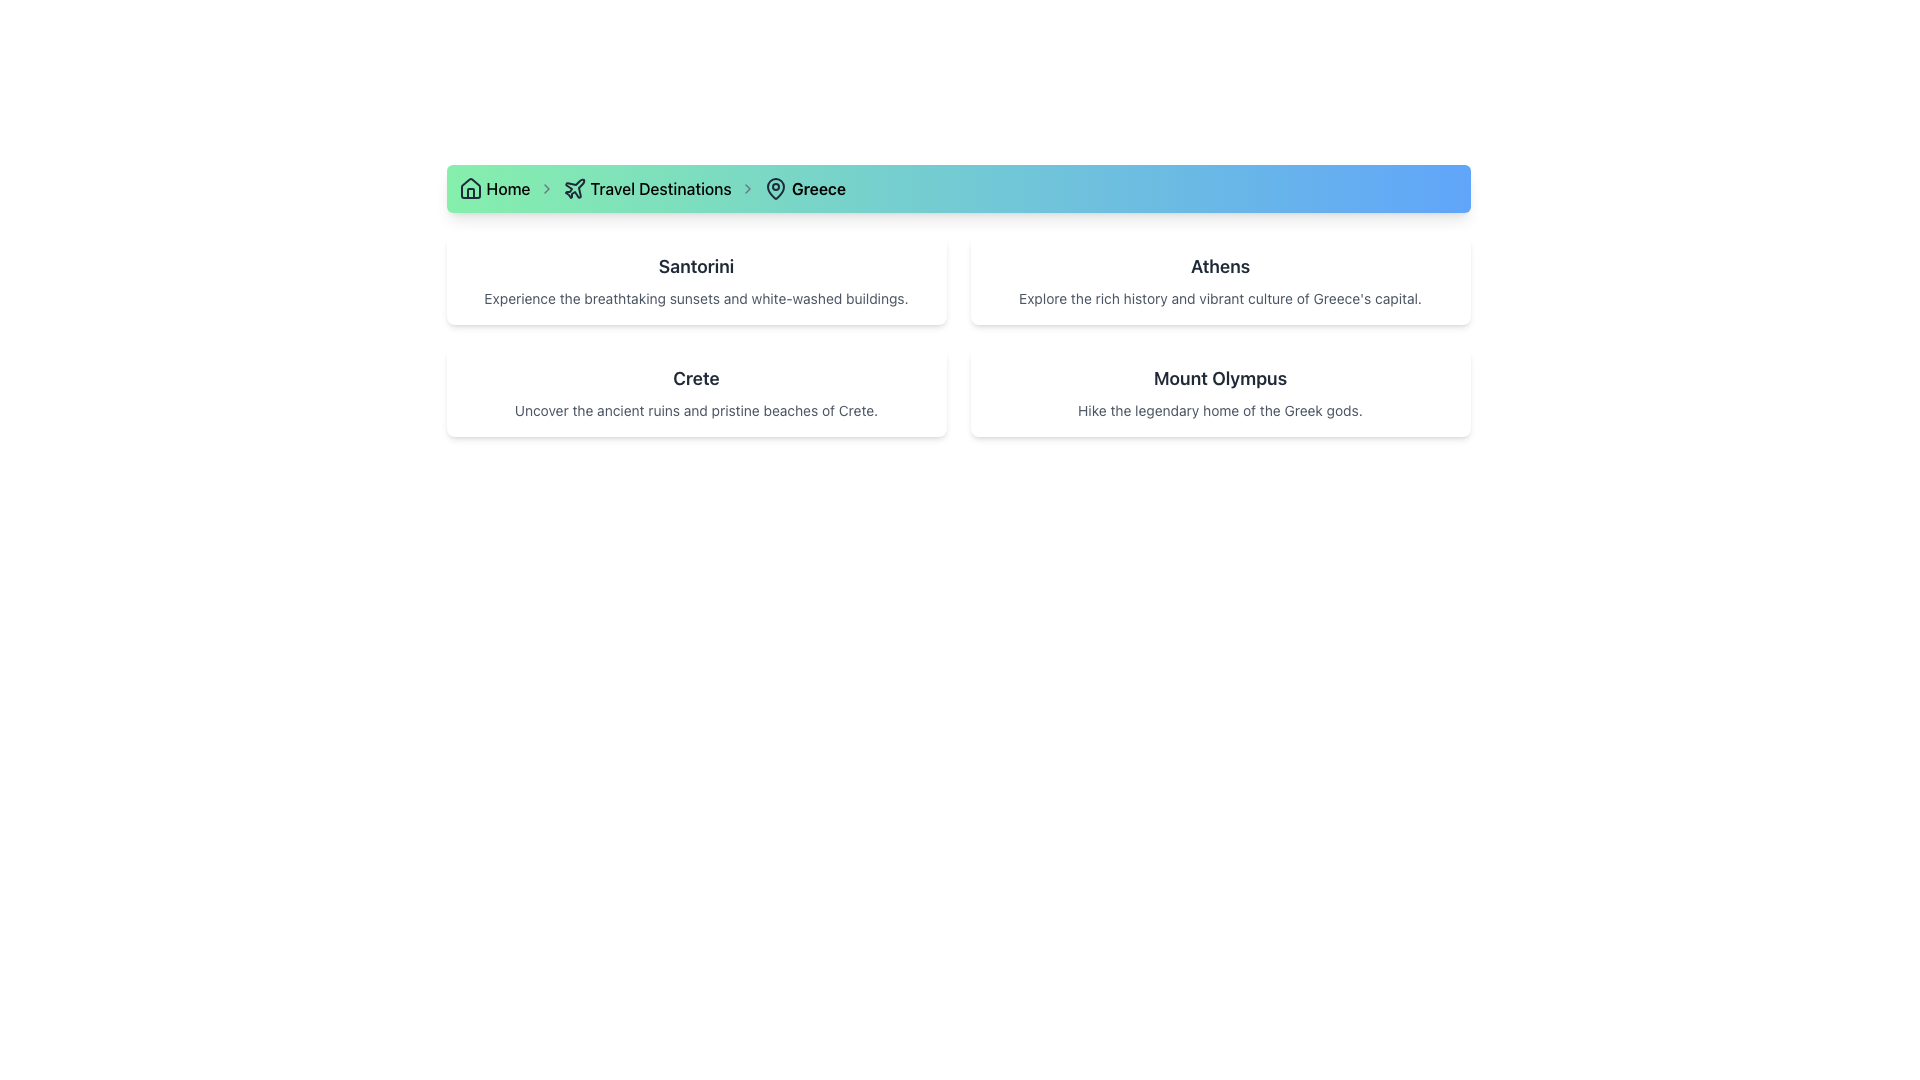  What do you see at coordinates (647, 189) in the screenshot?
I see `the breadcrumb item labeled 'Travel Destinations'` at bounding box center [647, 189].